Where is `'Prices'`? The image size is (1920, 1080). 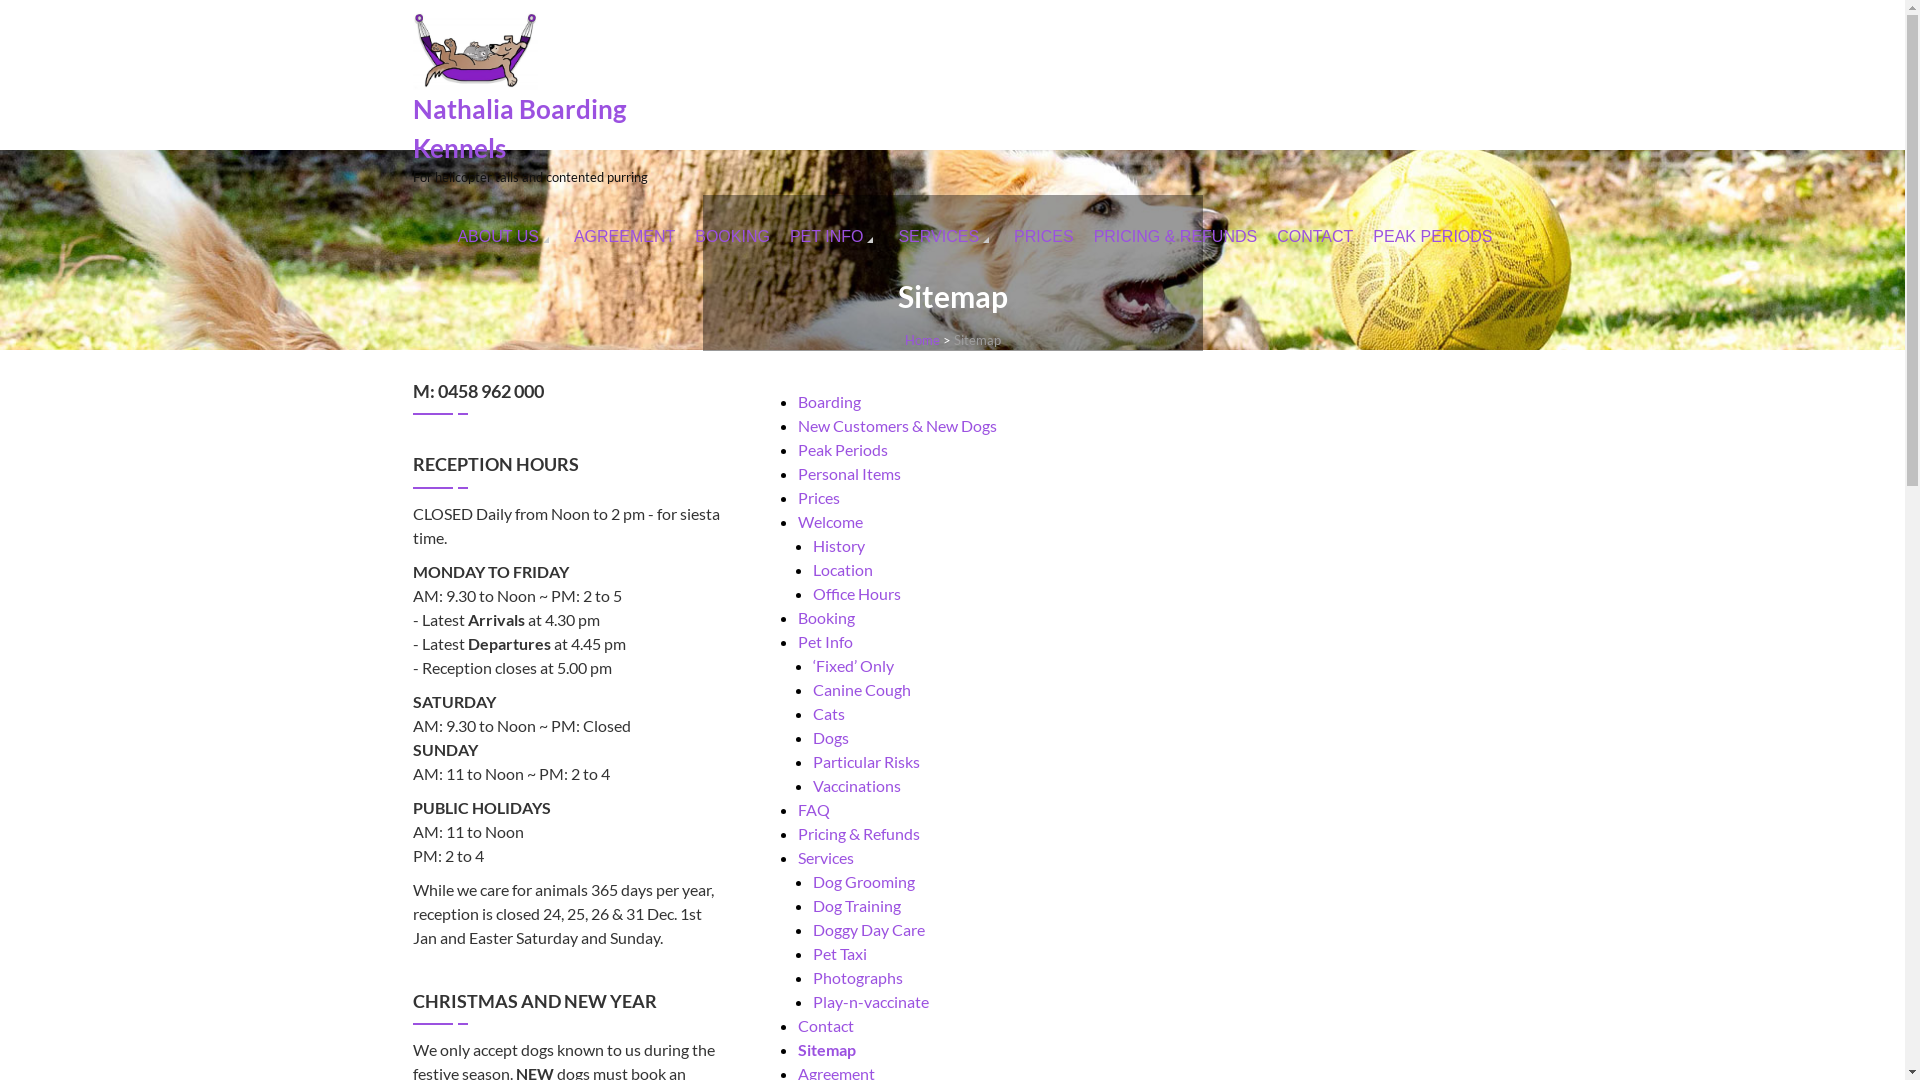 'Prices' is located at coordinates (819, 496).